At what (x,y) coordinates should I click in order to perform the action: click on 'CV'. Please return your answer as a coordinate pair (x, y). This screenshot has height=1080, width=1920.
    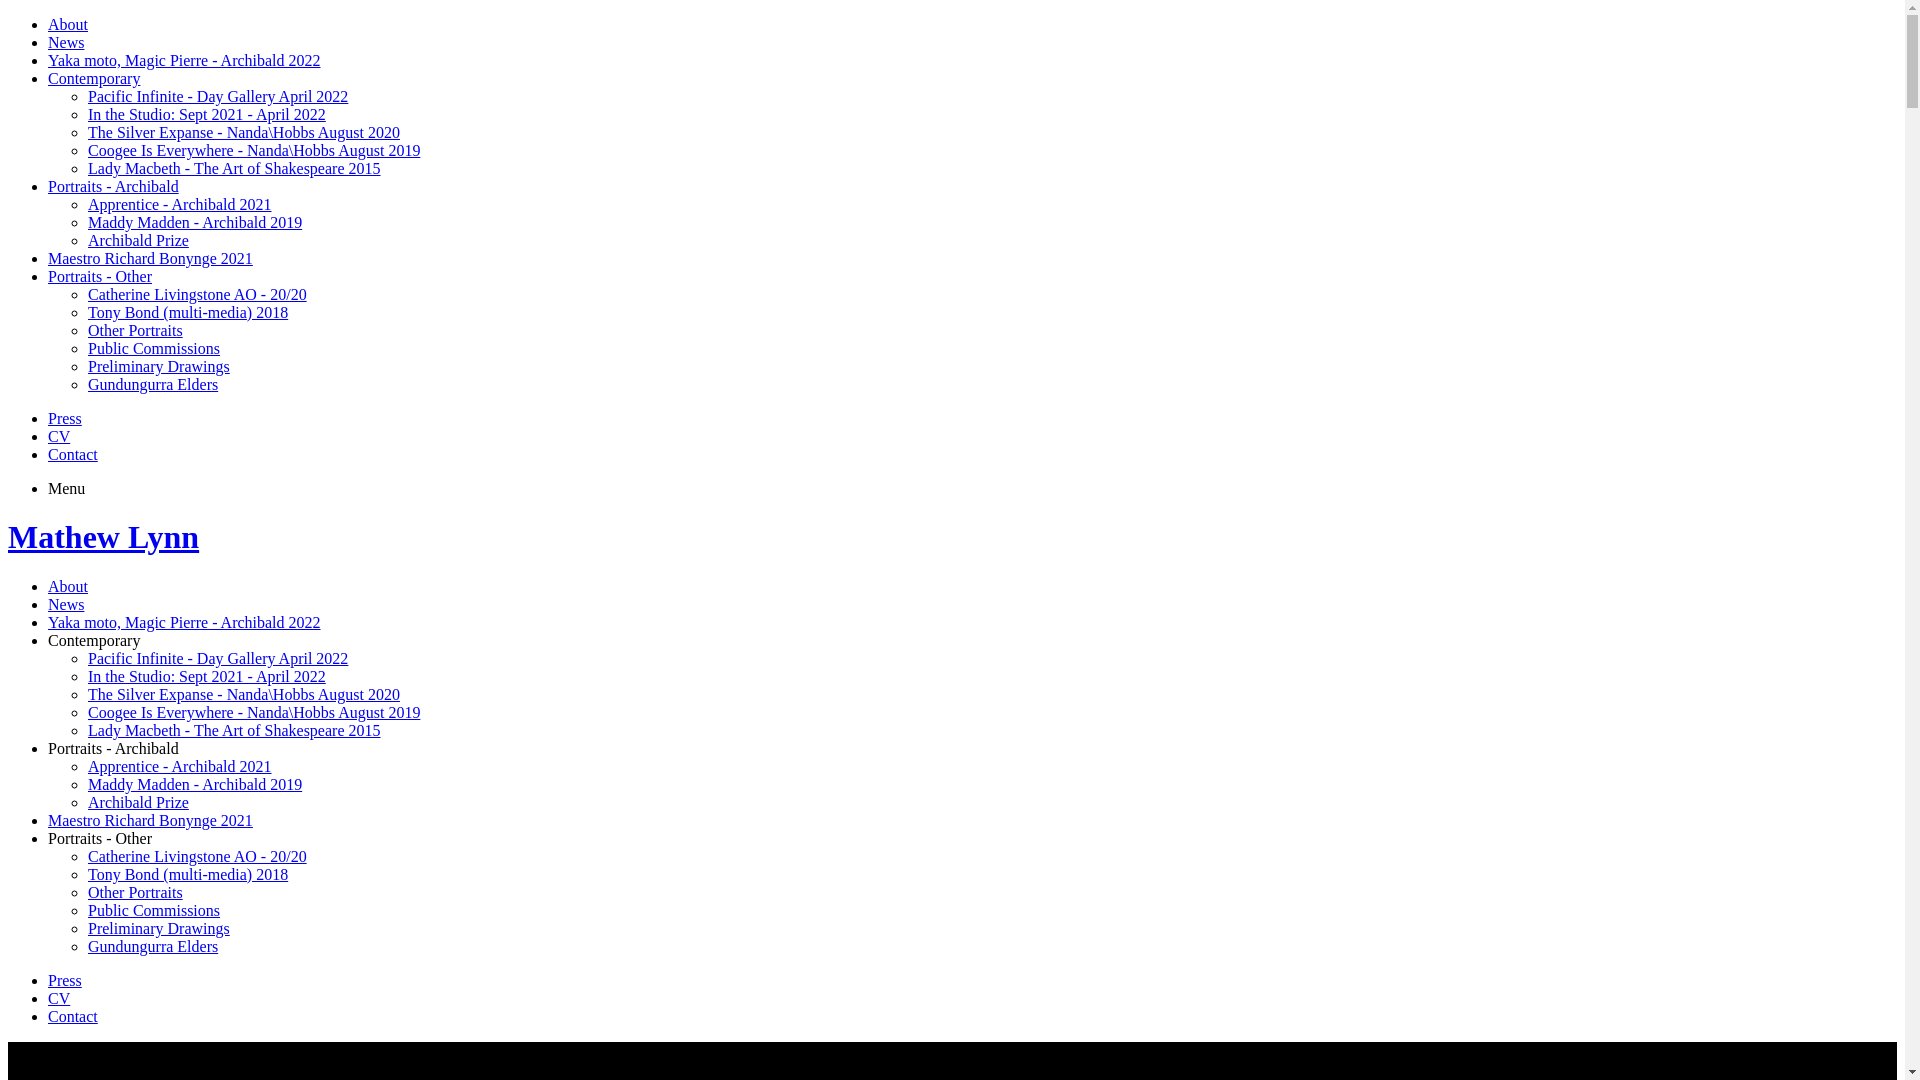
    Looking at the image, I should click on (58, 435).